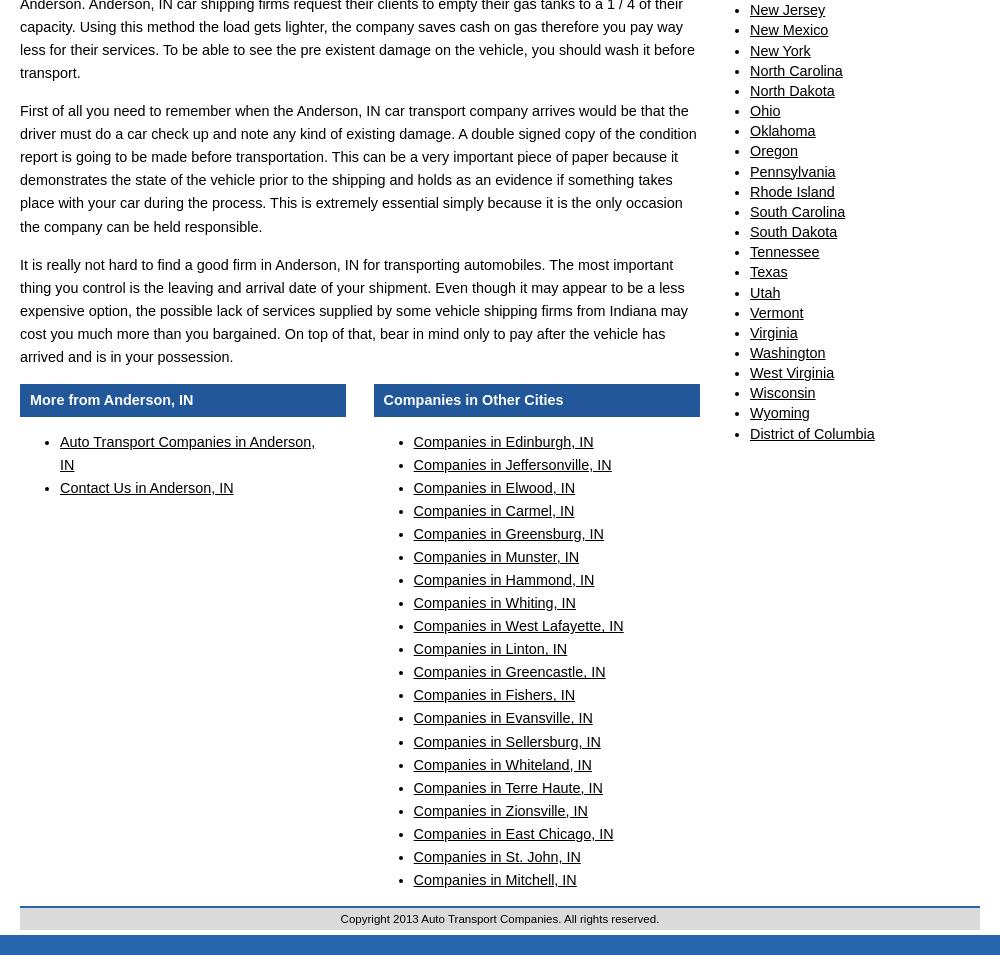 This screenshot has height=955, width=1000. I want to click on 'Pennsylvania', so click(792, 171).